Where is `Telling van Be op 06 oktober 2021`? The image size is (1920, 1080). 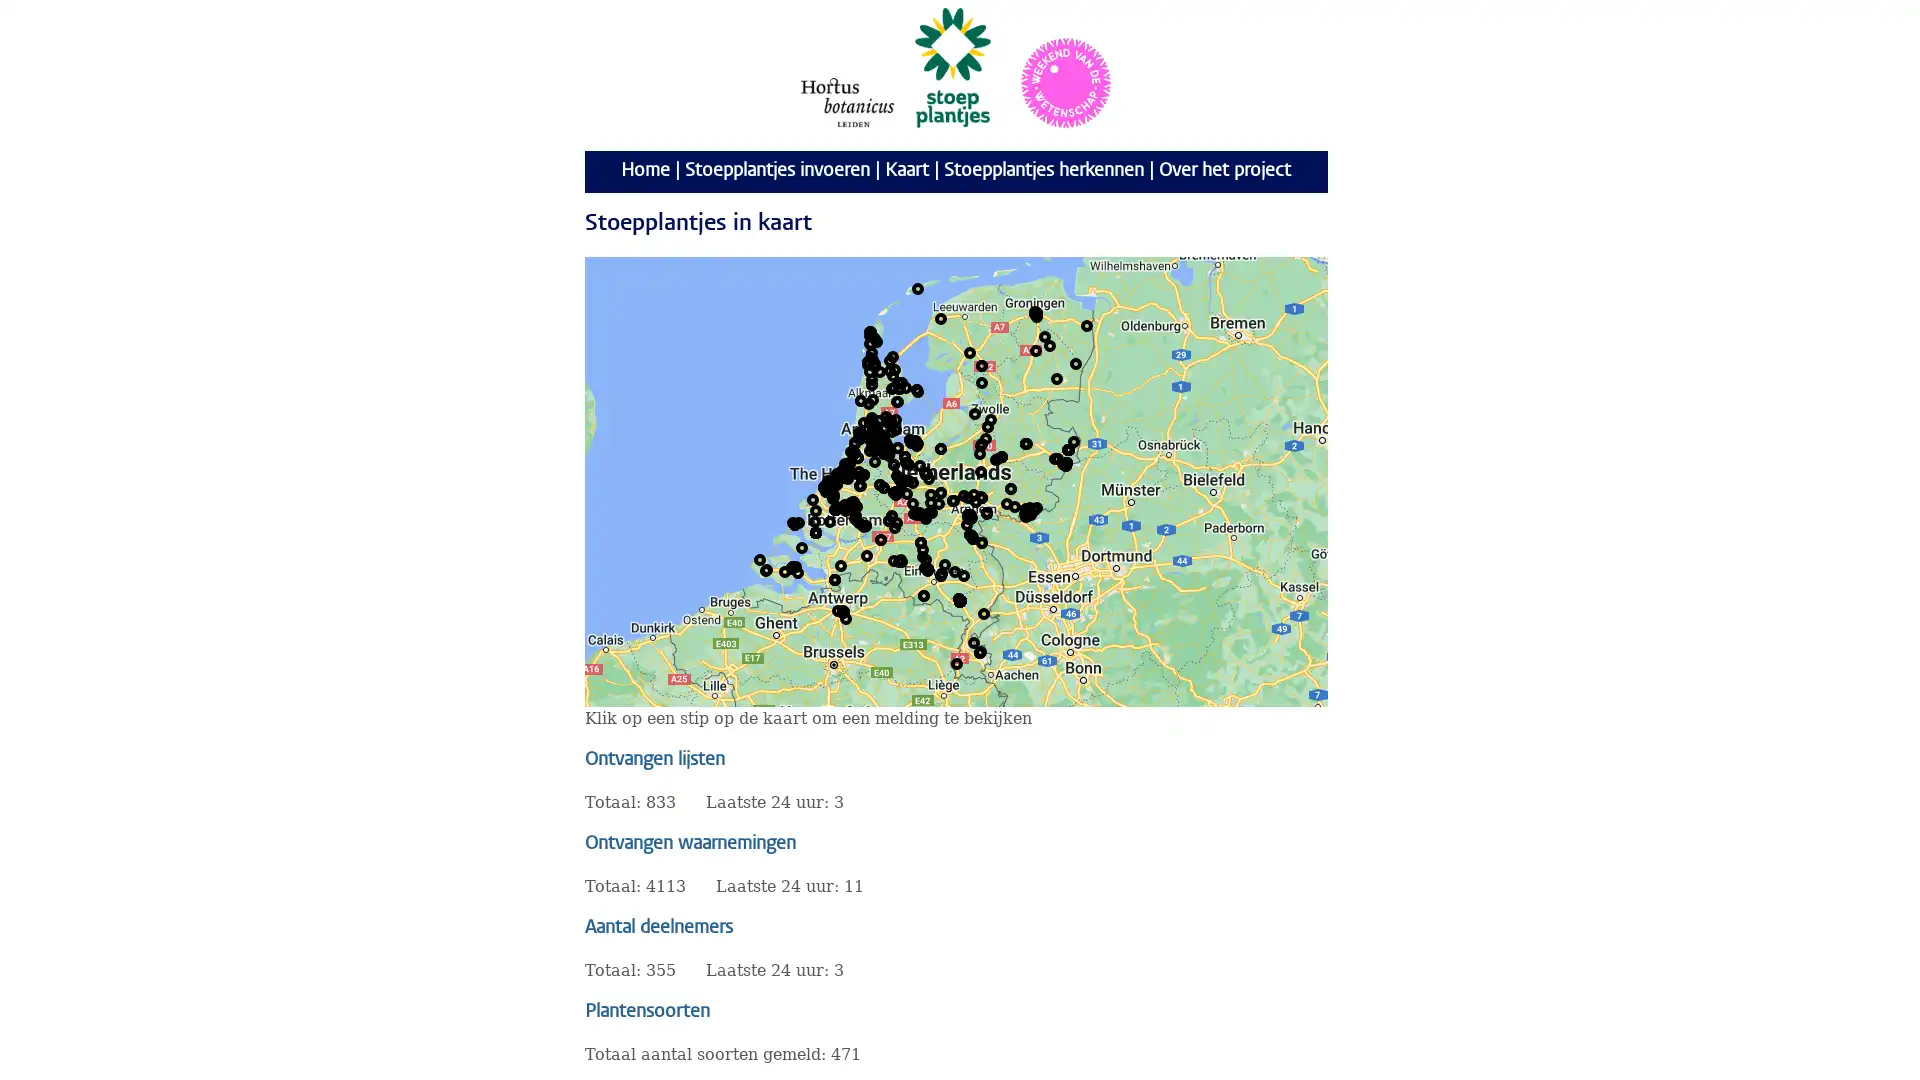
Telling van Be op 06 oktober 2021 is located at coordinates (864, 474).